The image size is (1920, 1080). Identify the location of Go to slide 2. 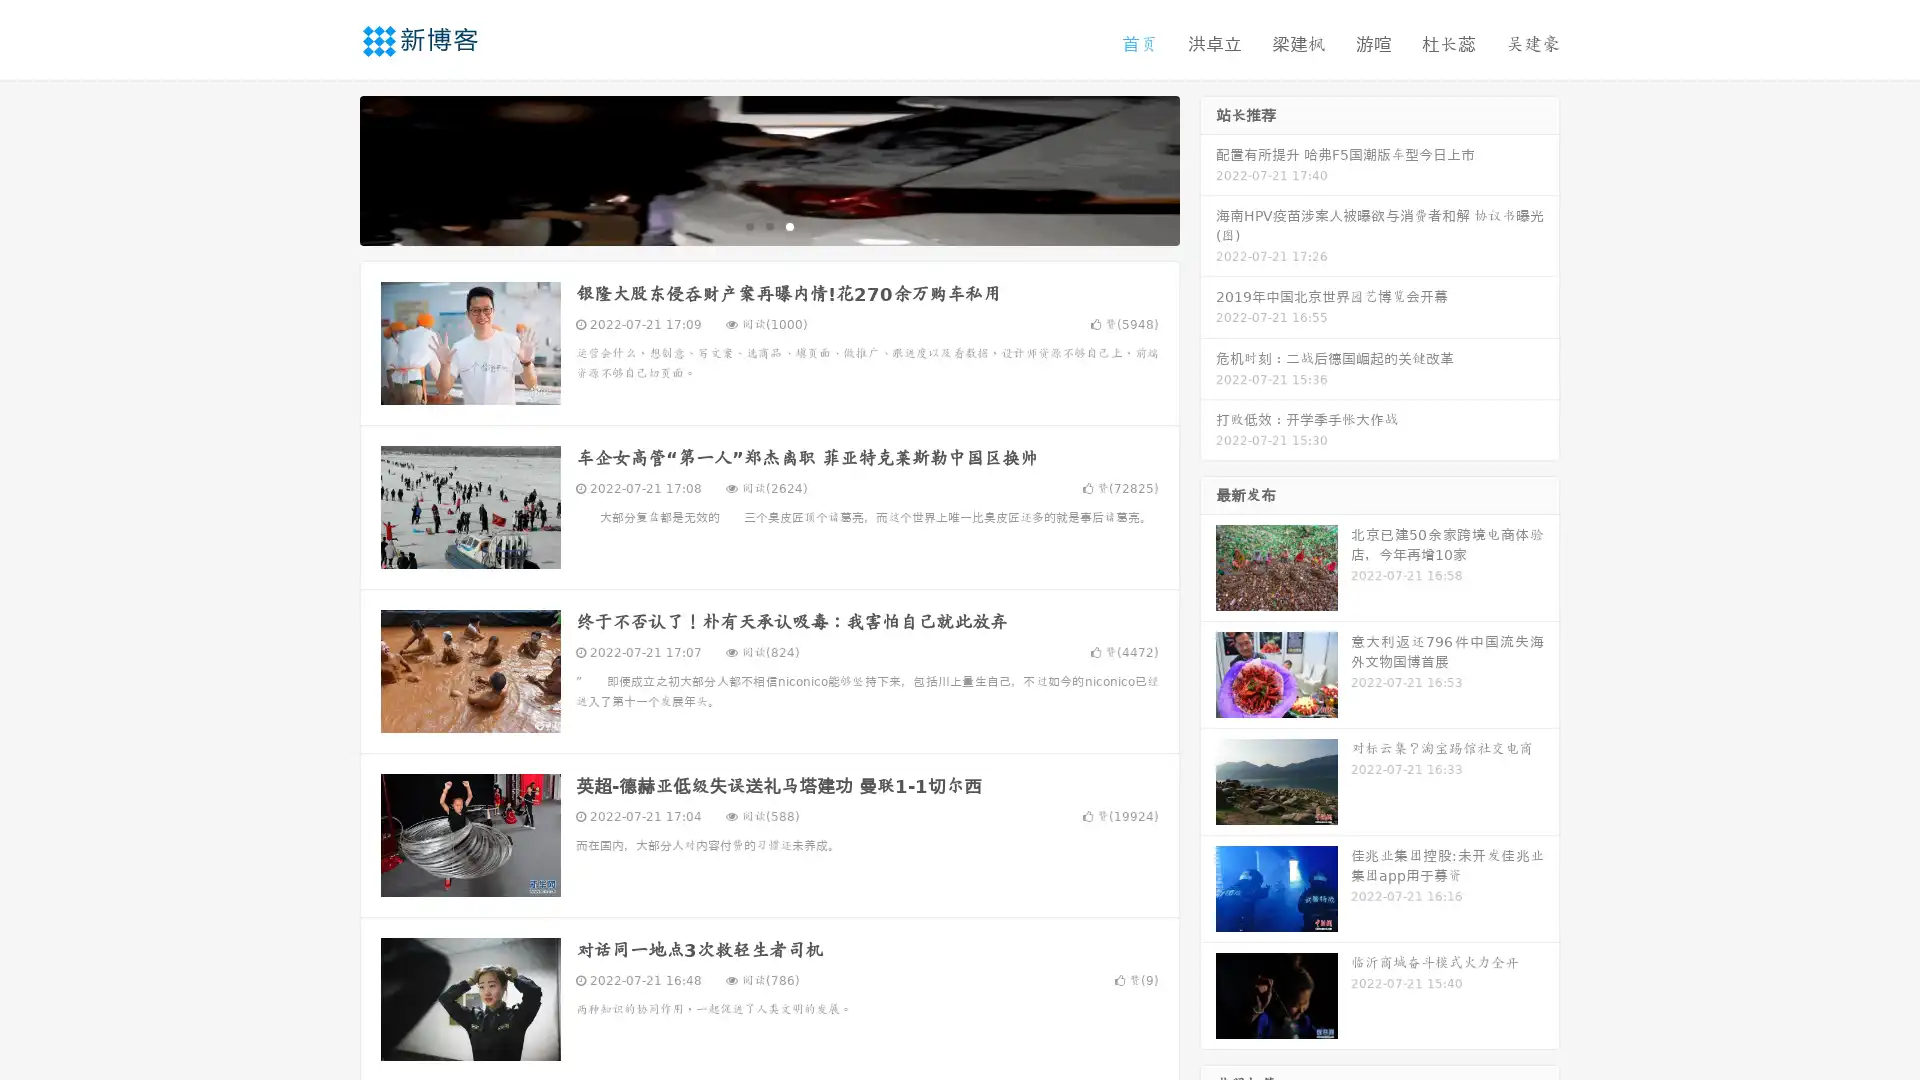
(768, 225).